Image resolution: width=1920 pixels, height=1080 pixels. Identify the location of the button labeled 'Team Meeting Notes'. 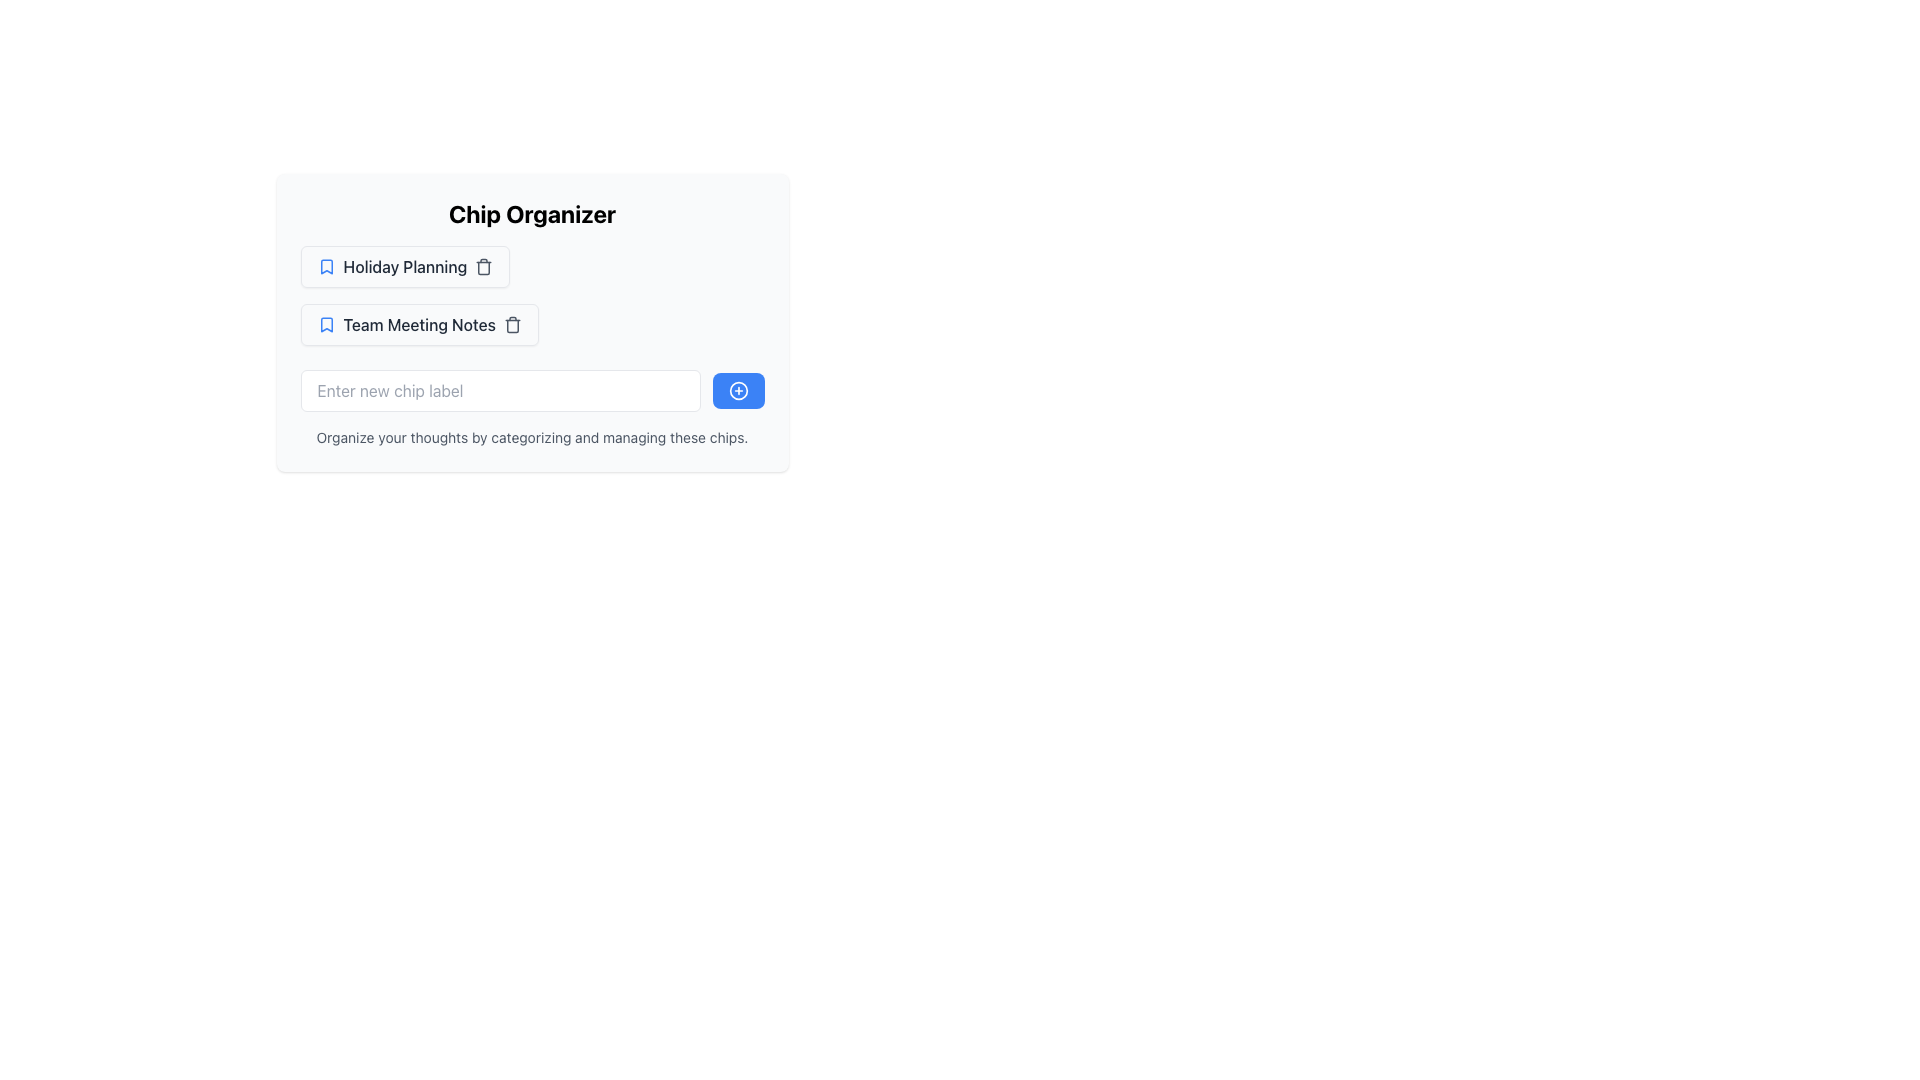
(418, 323).